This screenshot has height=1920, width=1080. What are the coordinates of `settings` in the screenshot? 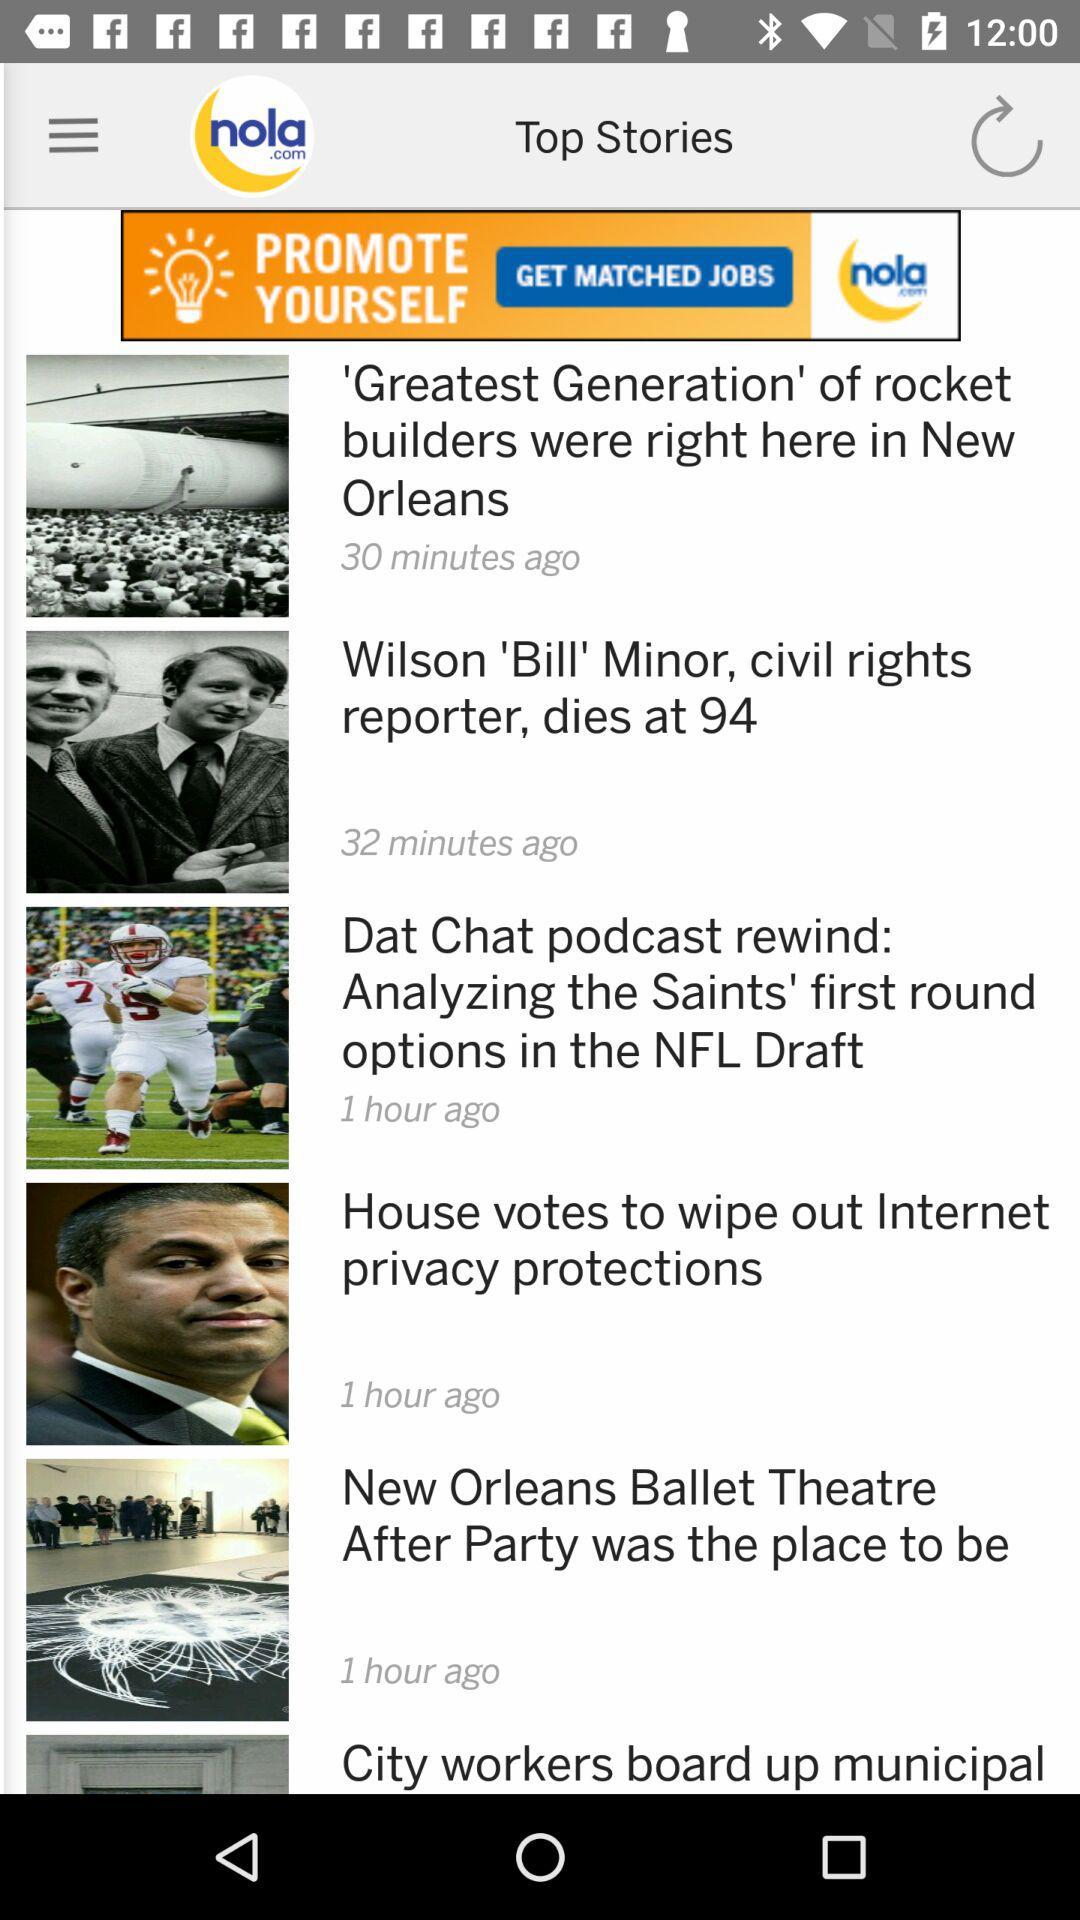 It's located at (72, 135).